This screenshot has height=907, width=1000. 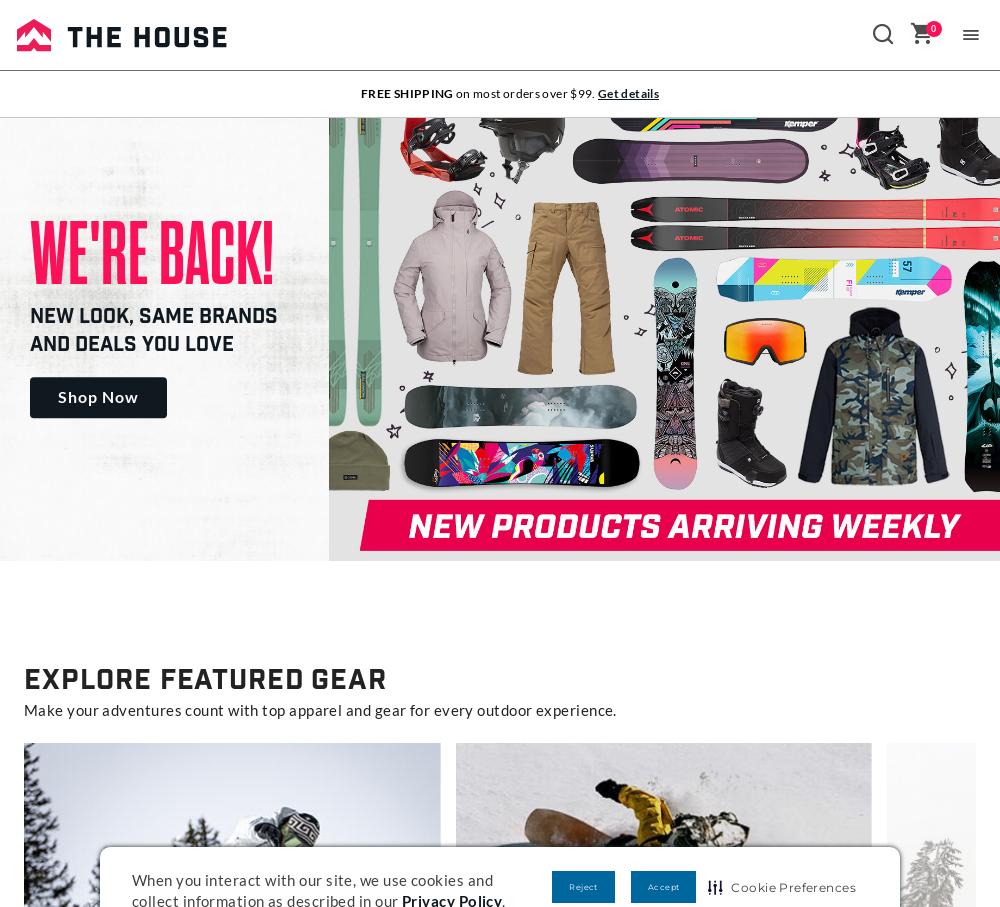 I want to click on 'Accept', so click(x=647, y=885).